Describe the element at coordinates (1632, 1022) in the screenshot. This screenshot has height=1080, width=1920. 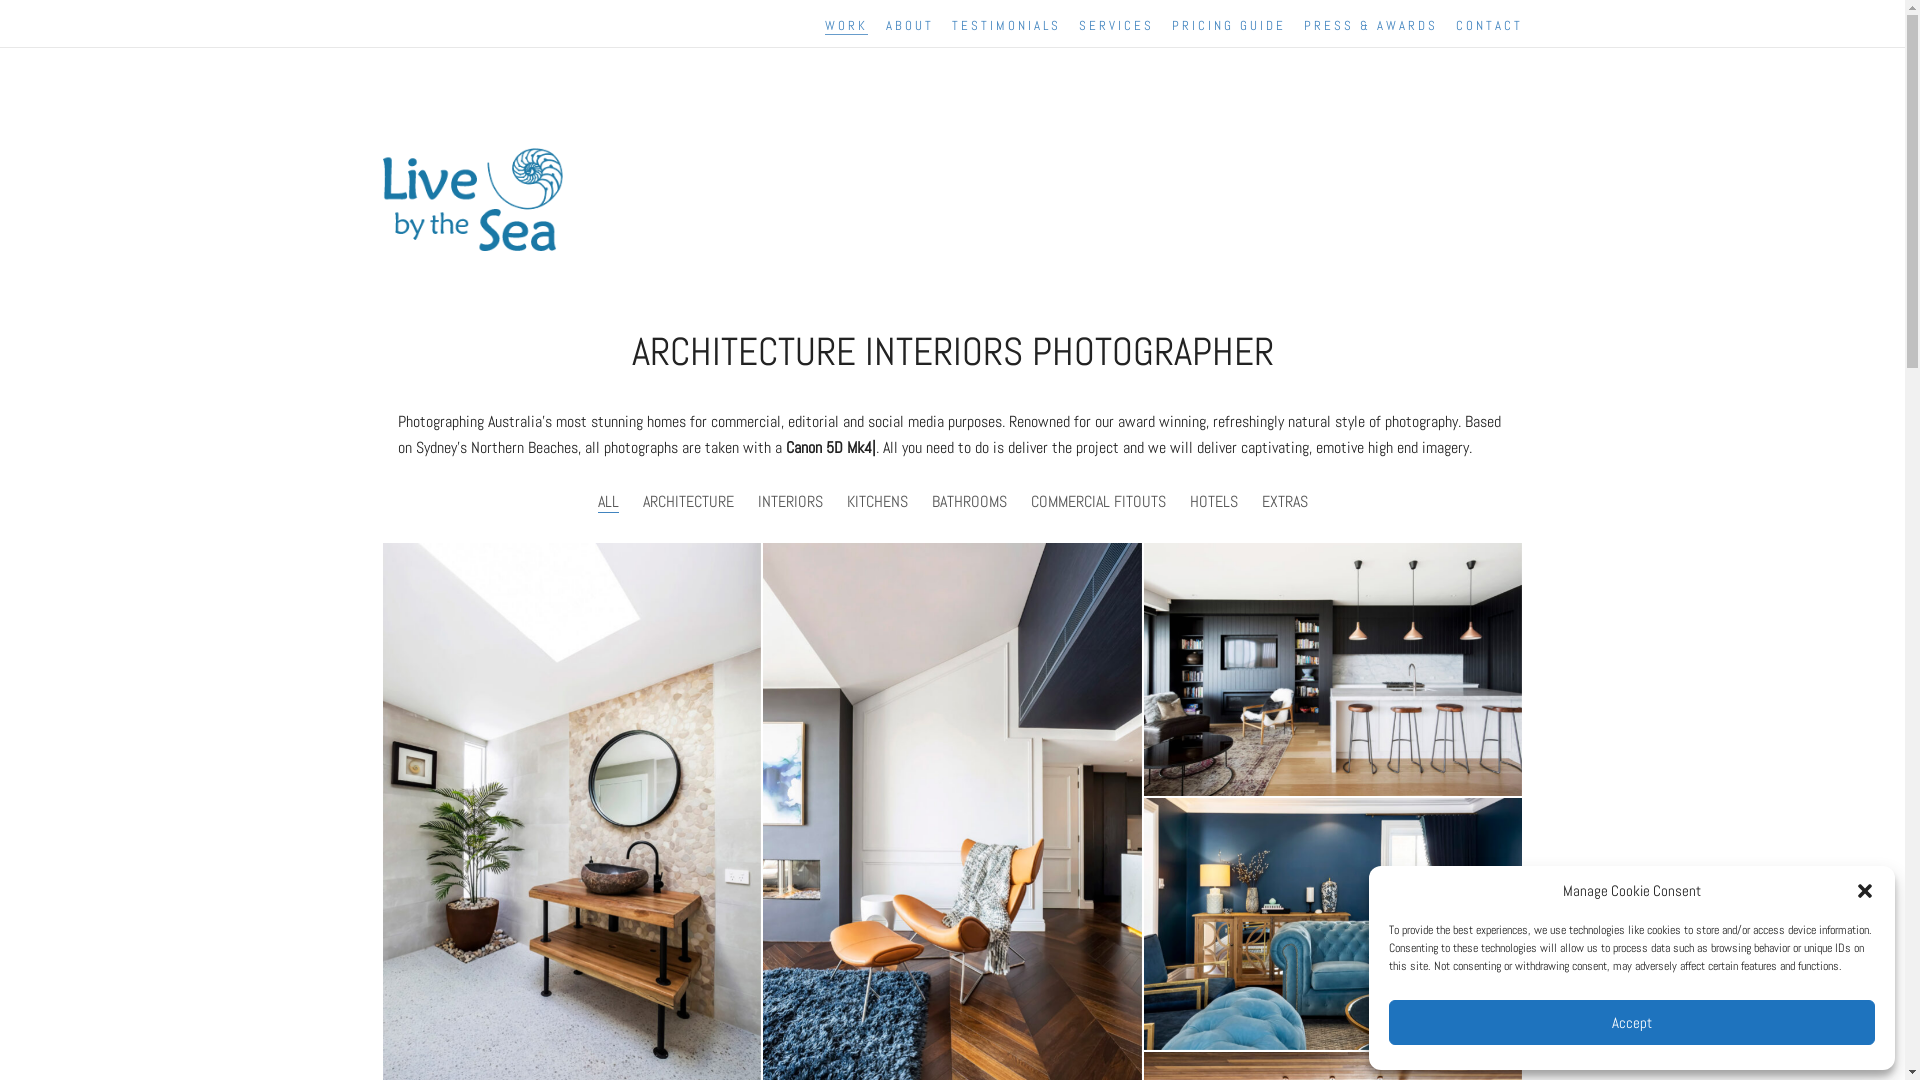
I see `'Accept'` at that location.